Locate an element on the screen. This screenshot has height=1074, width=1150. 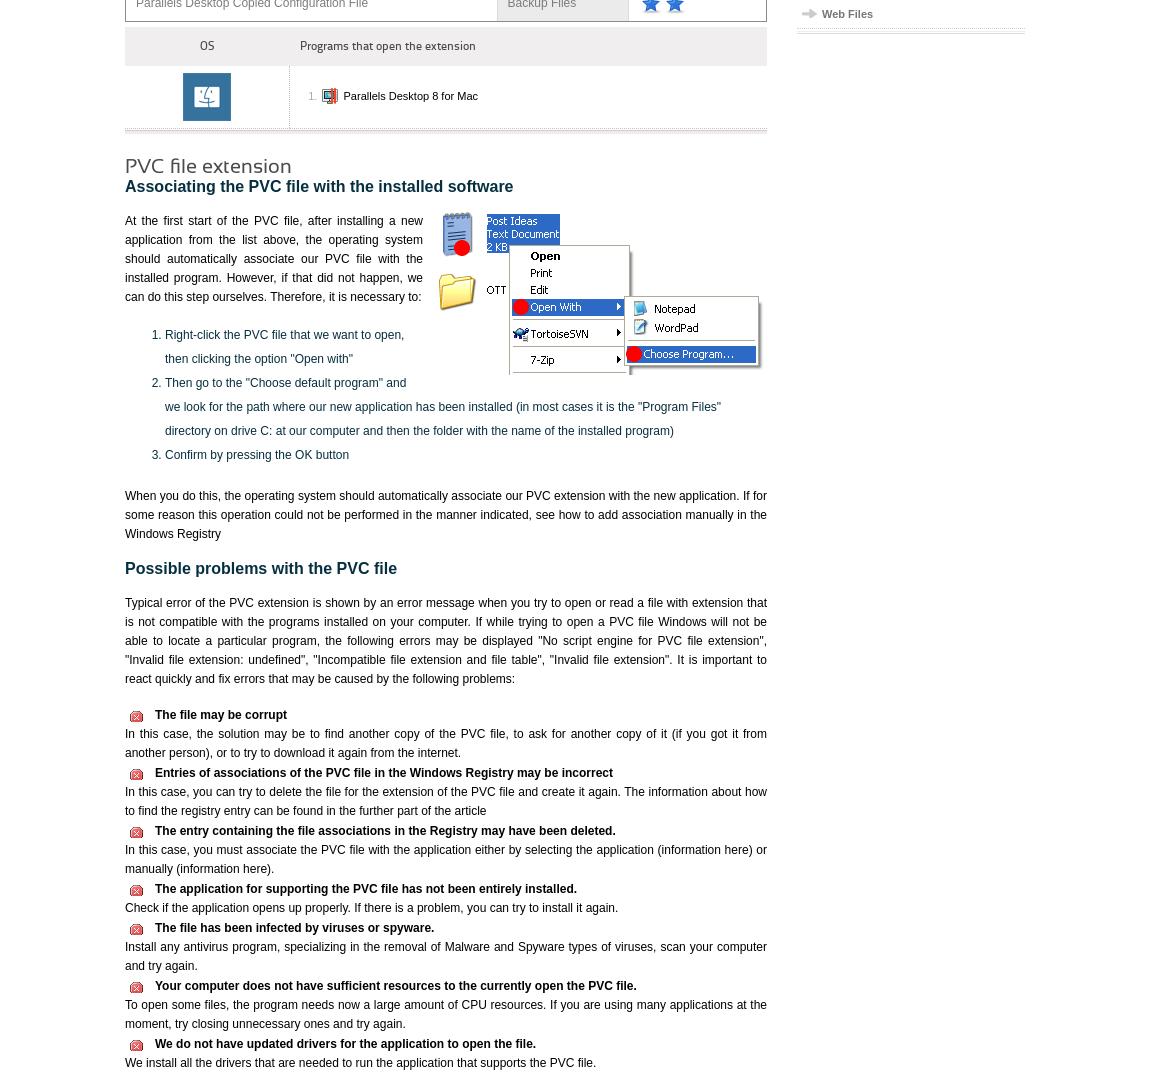
'PVC file extension' is located at coordinates (207, 166).